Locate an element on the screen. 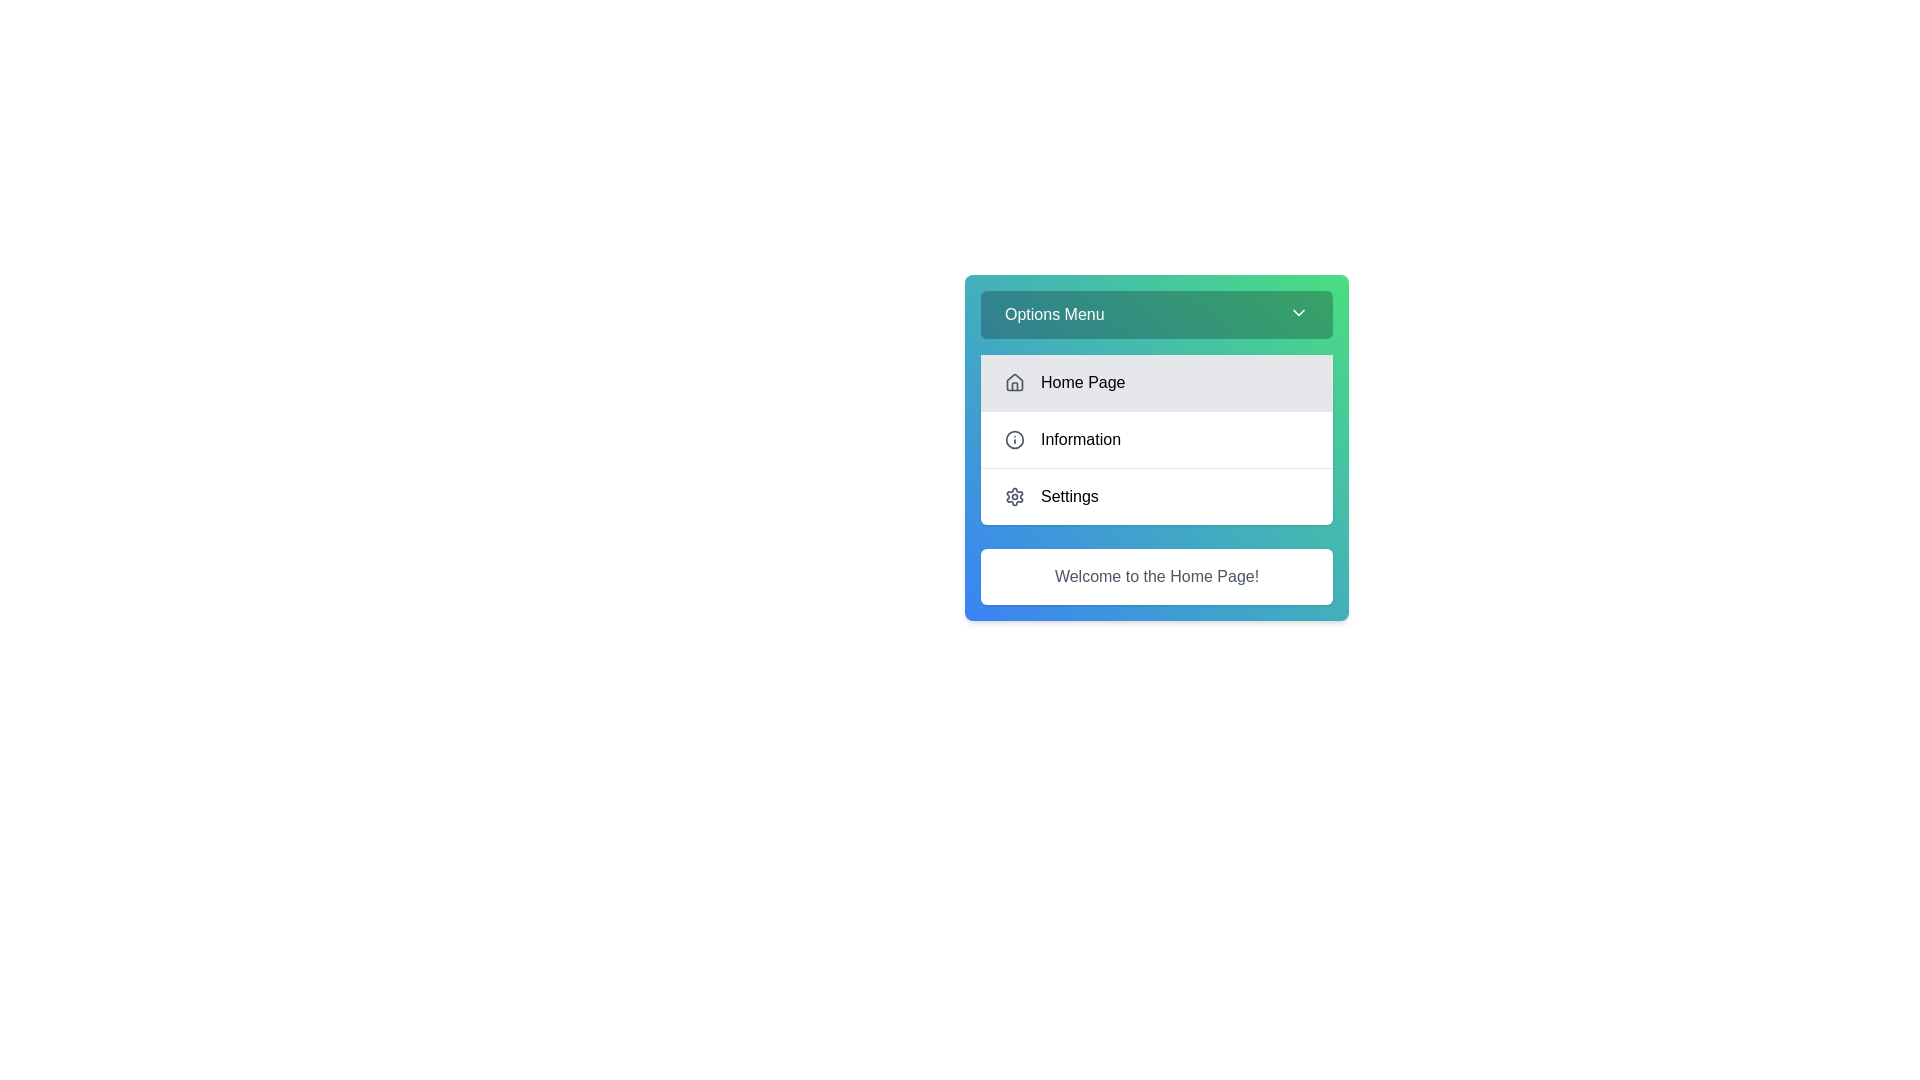  the home icon located to the left of the 'Home Page' text in the first item of the vertically stacked options under the 'Options Menu' is located at coordinates (1014, 382).